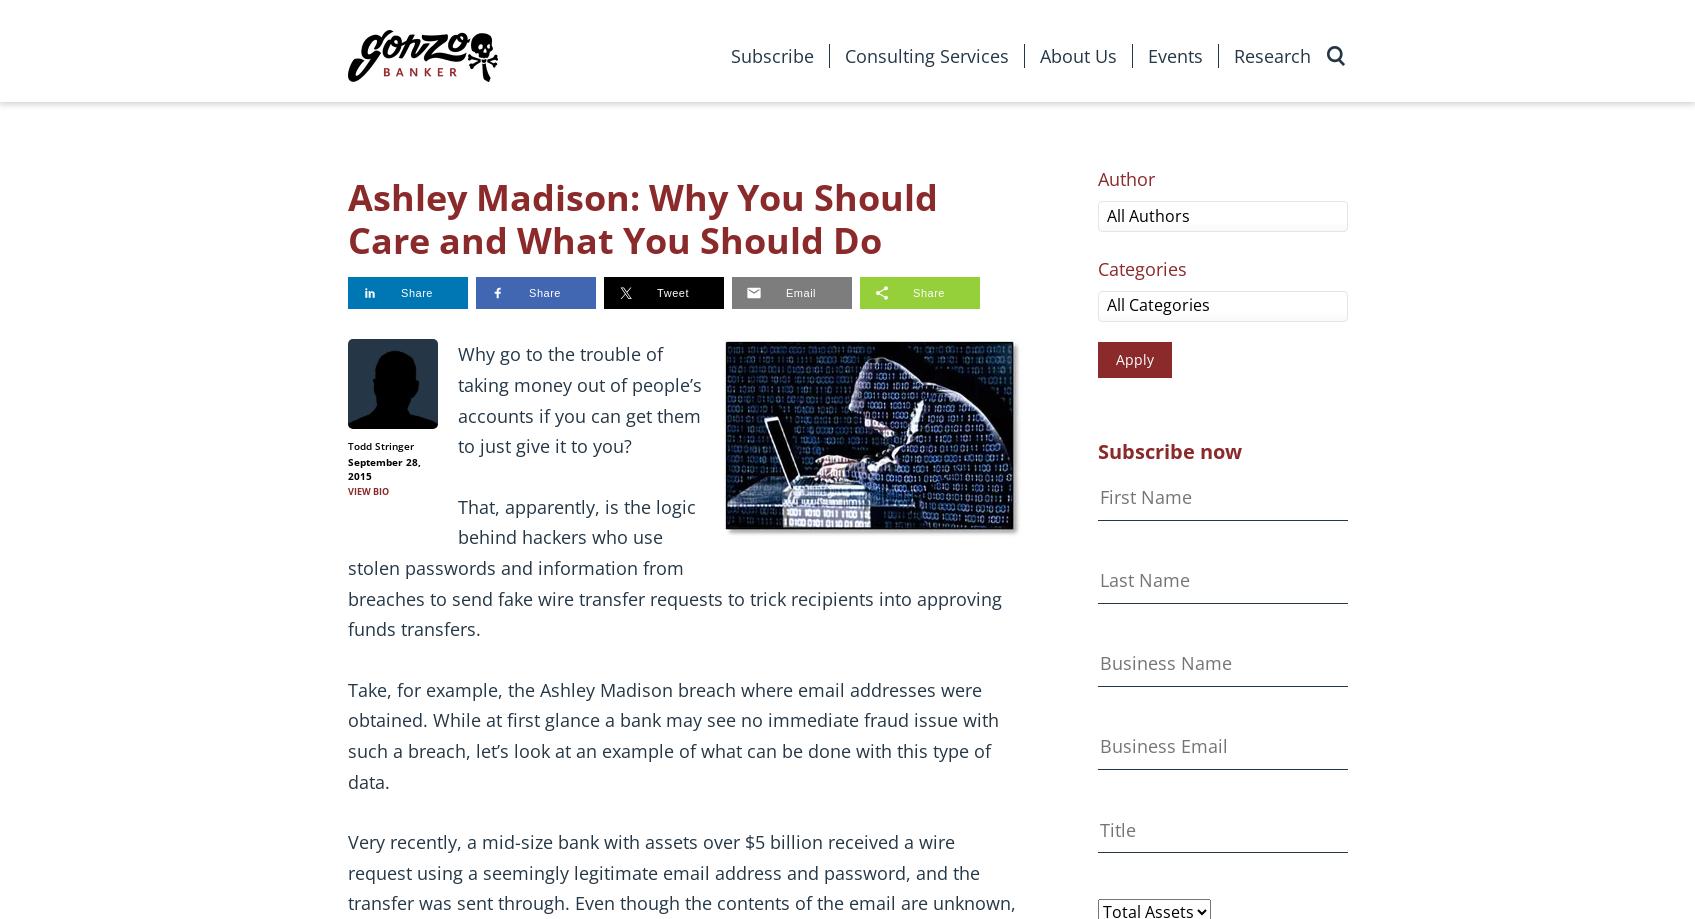 The height and width of the screenshot is (919, 1695). What do you see at coordinates (382, 467) in the screenshot?
I see `'September 28, 2015'` at bounding box center [382, 467].